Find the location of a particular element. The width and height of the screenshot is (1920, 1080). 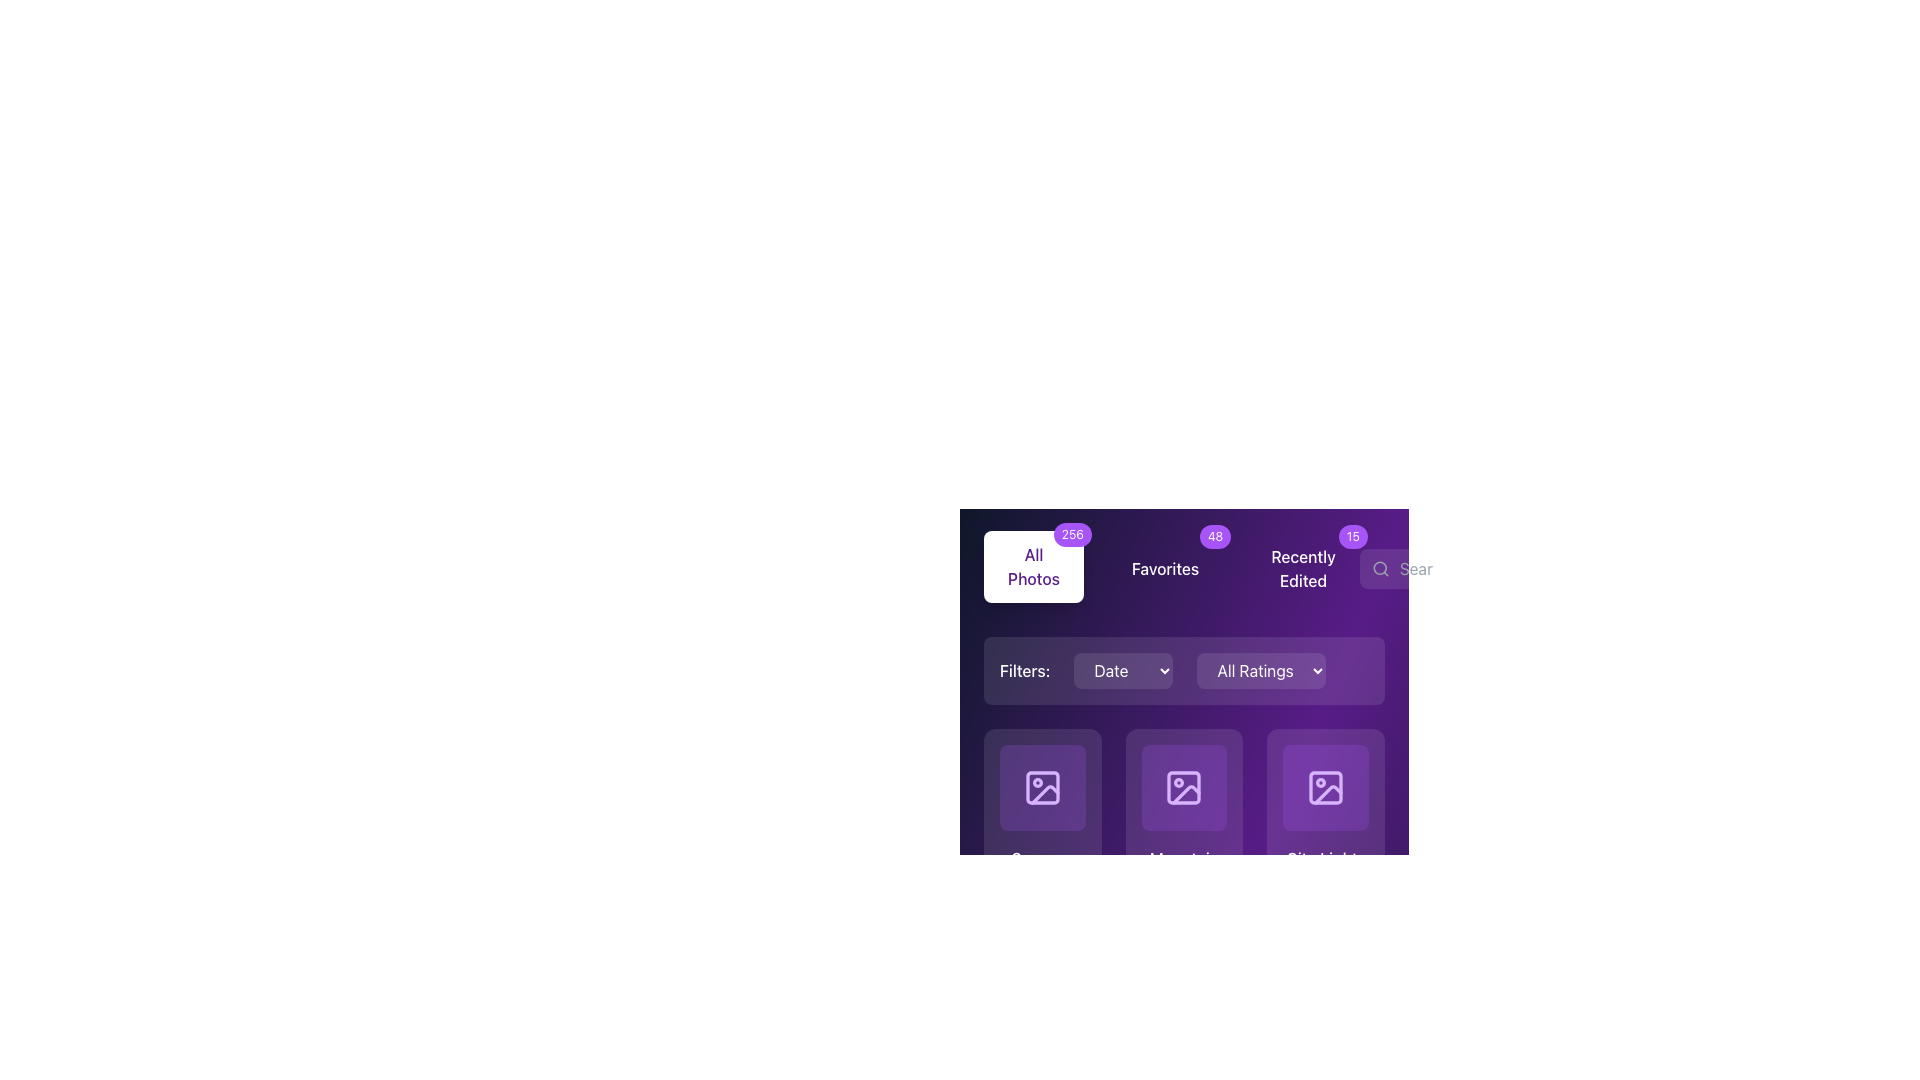

text of the 'Recently Edited' label, which is displayed in a bold font against a dark purple background is located at coordinates (1303, 569).